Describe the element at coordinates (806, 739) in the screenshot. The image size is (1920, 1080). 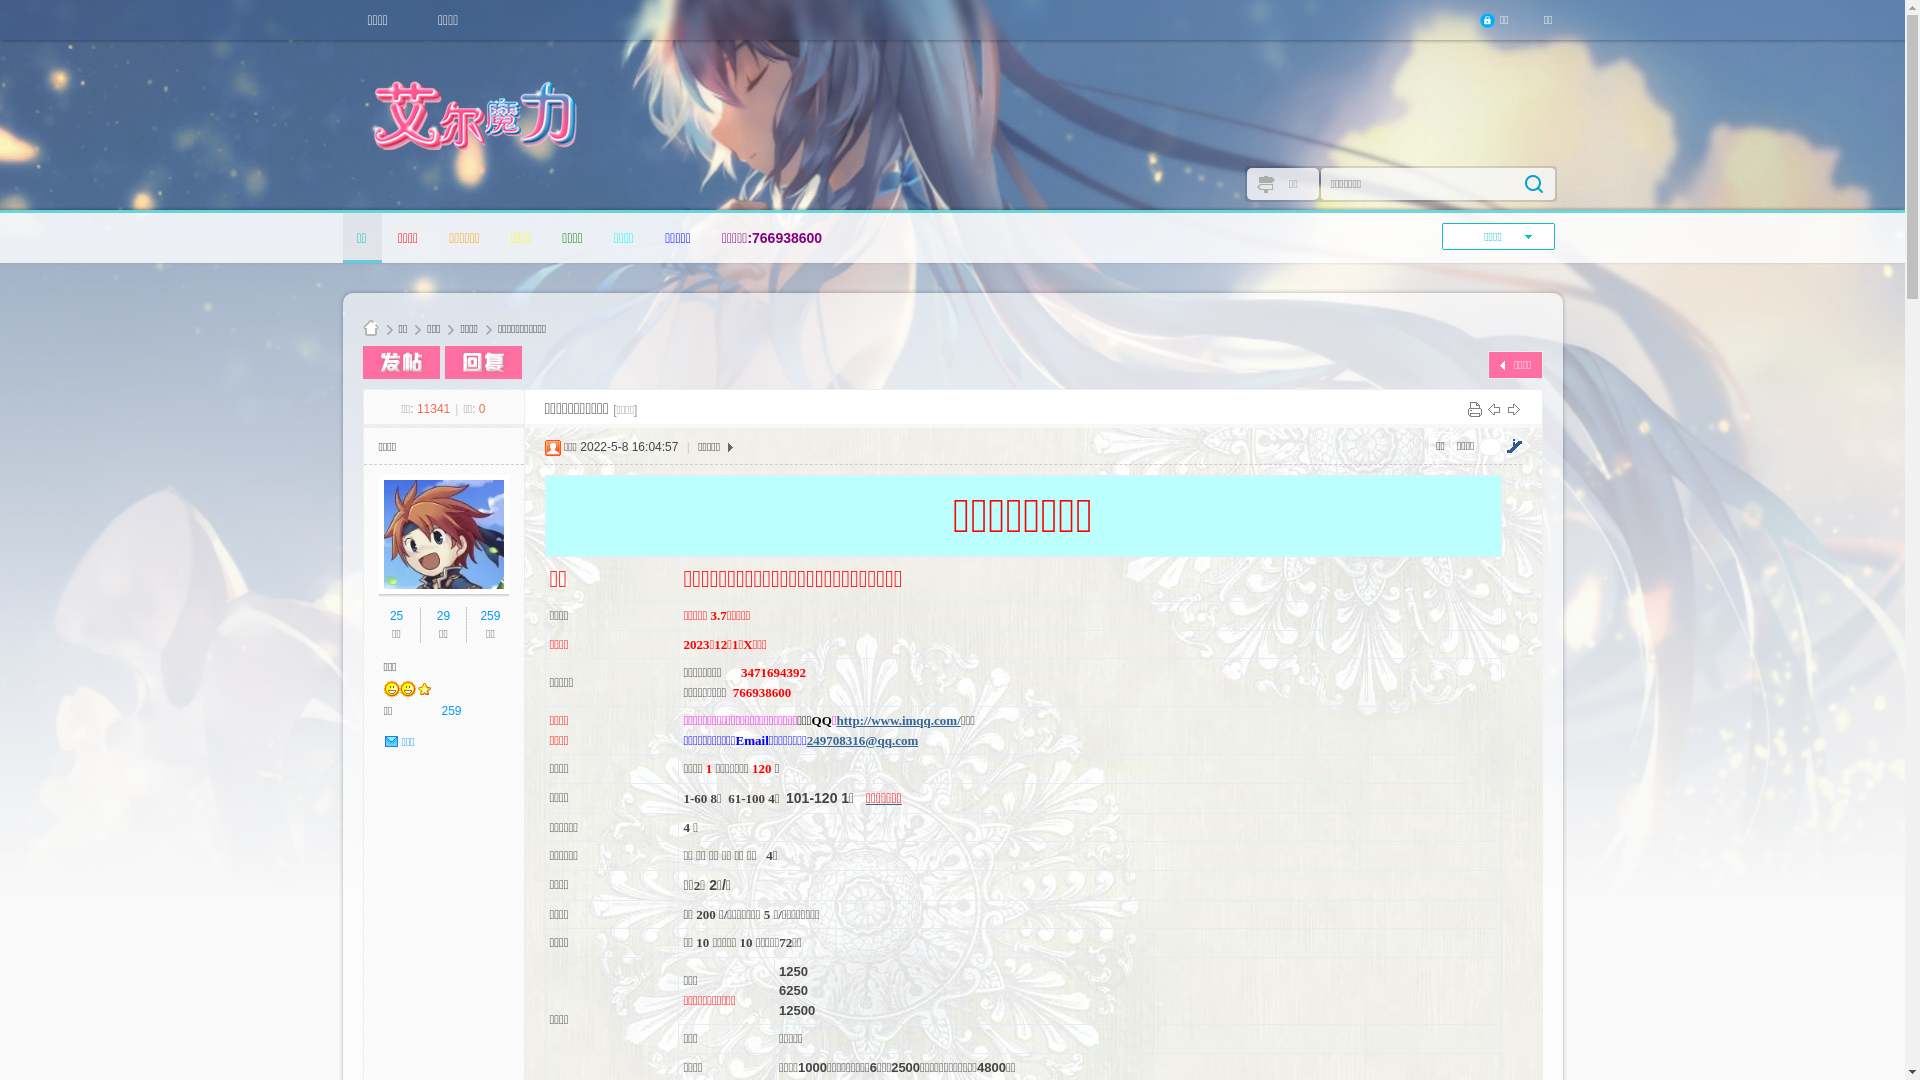
I see `'249708316@qq.com'` at that location.